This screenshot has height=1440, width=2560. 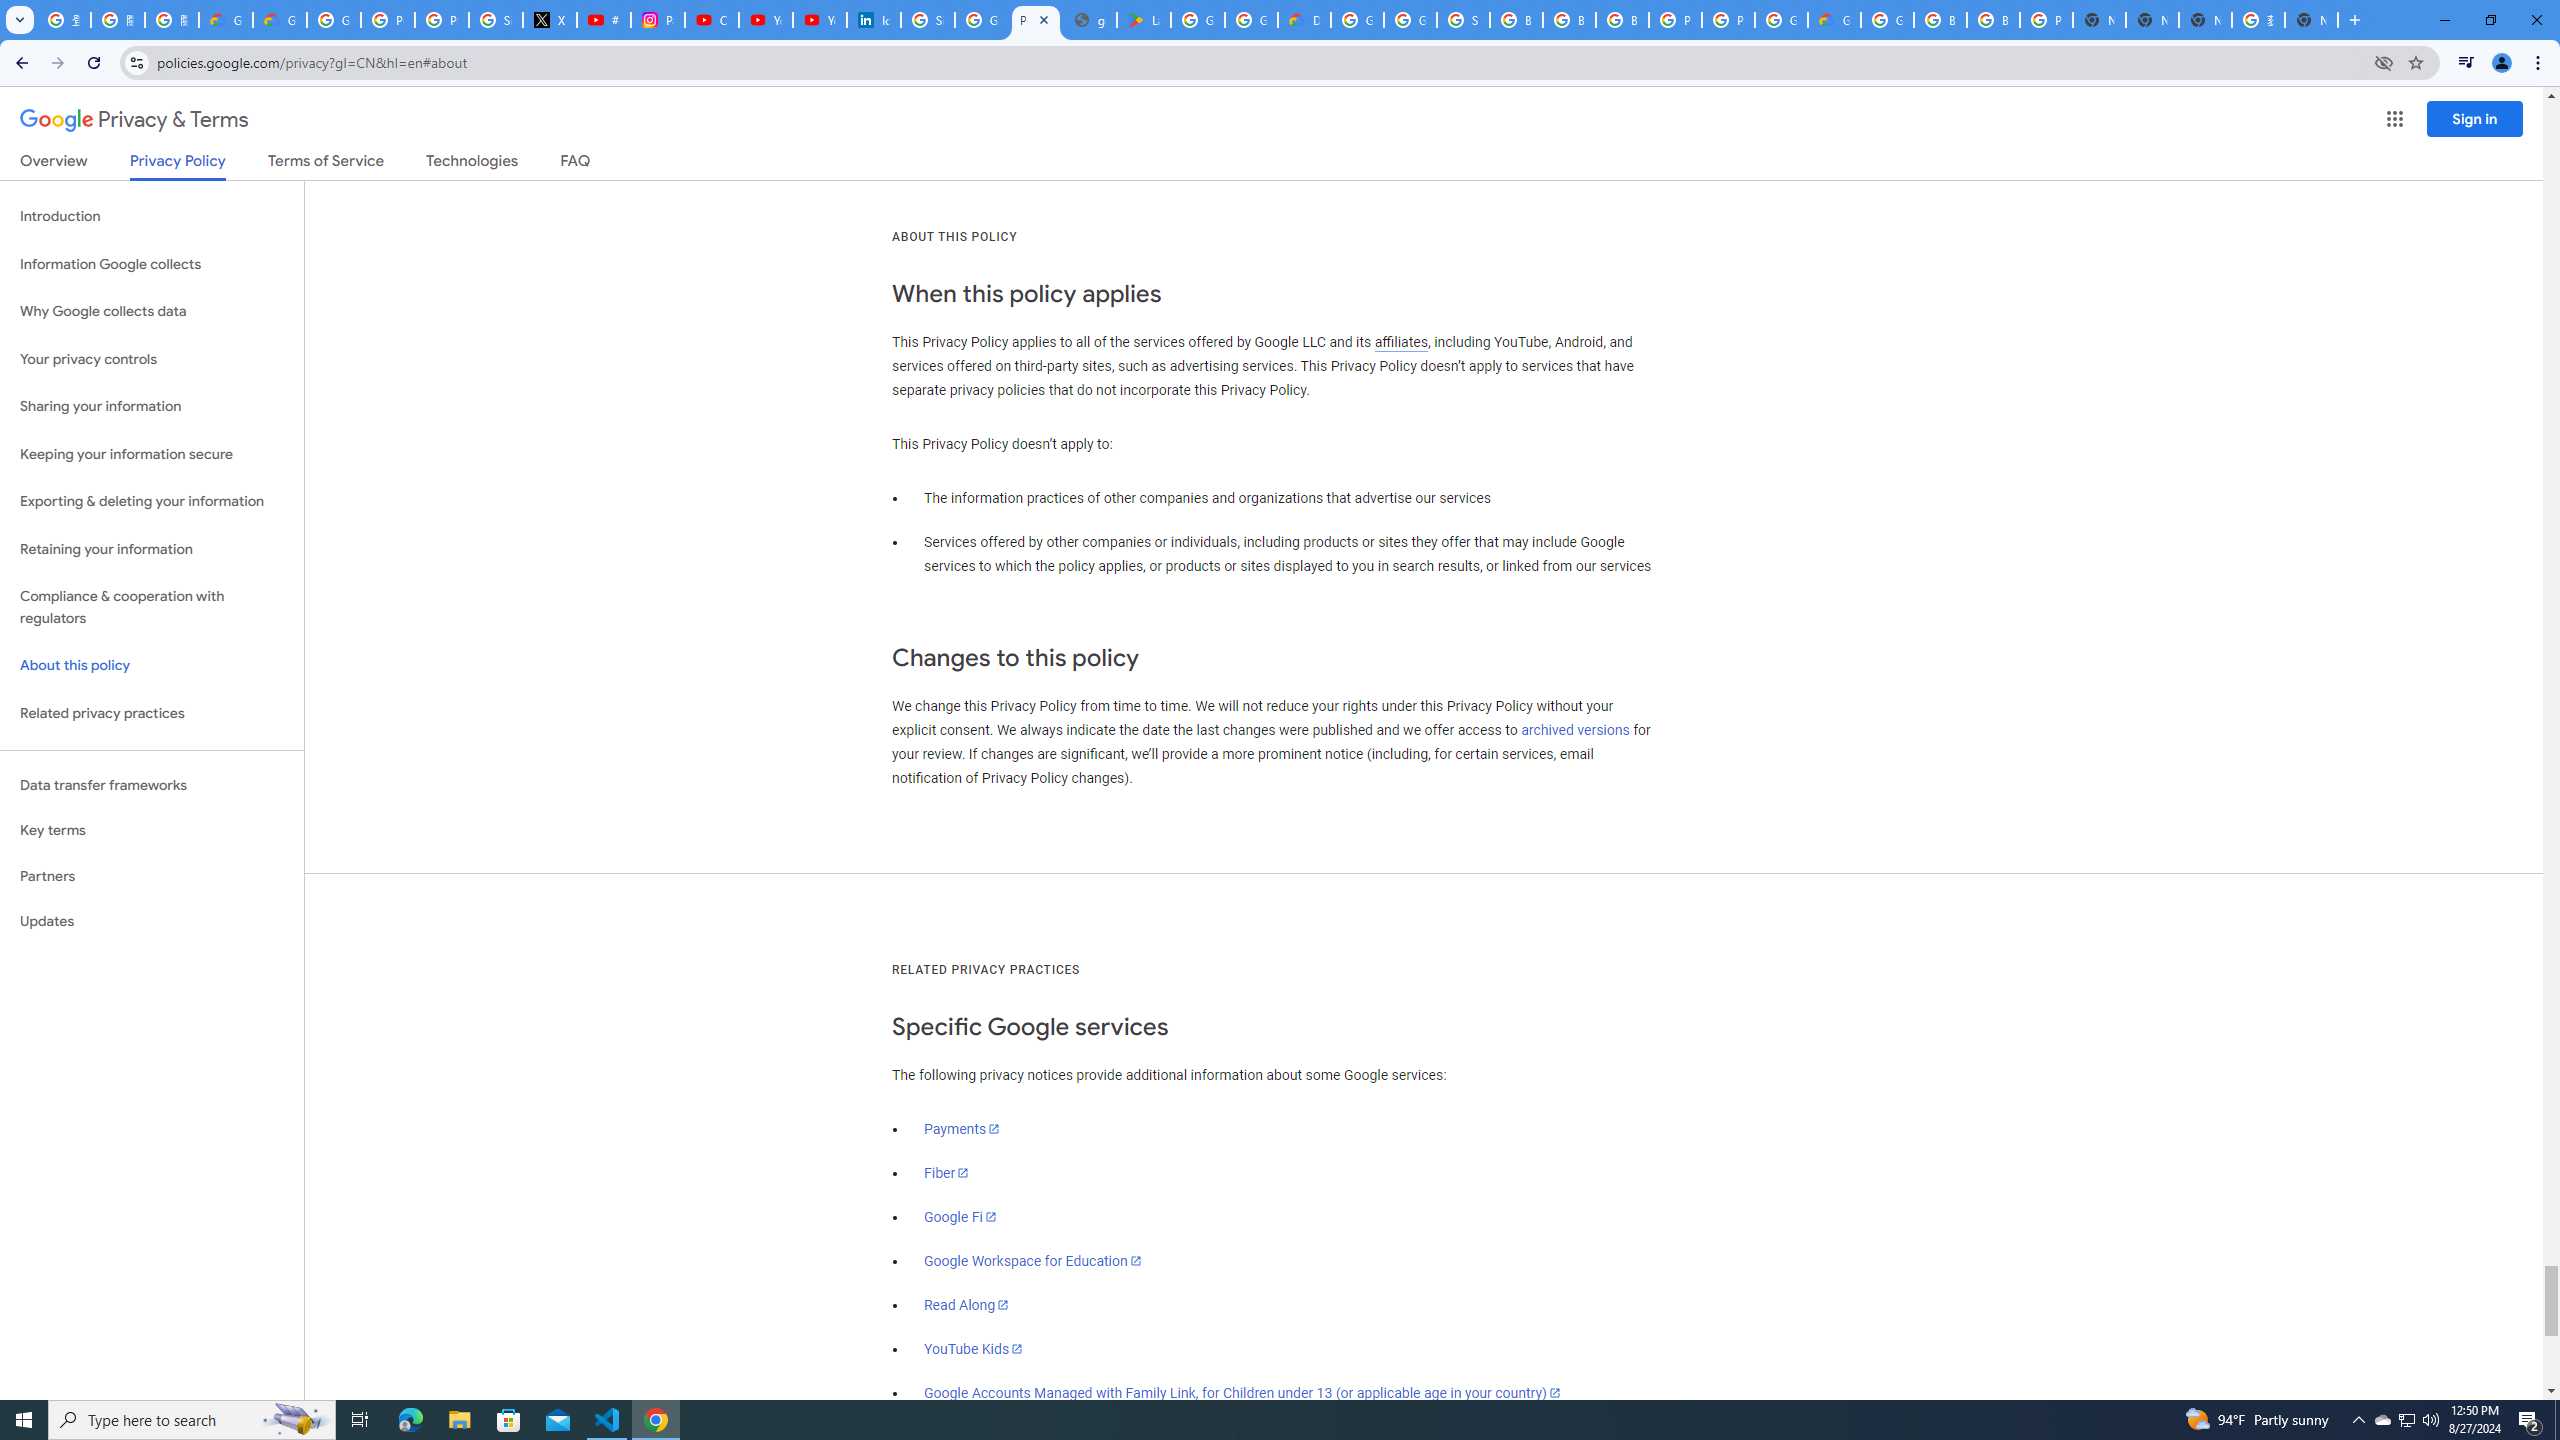 I want to click on 'Data transfer frameworks', so click(x=151, y=785).